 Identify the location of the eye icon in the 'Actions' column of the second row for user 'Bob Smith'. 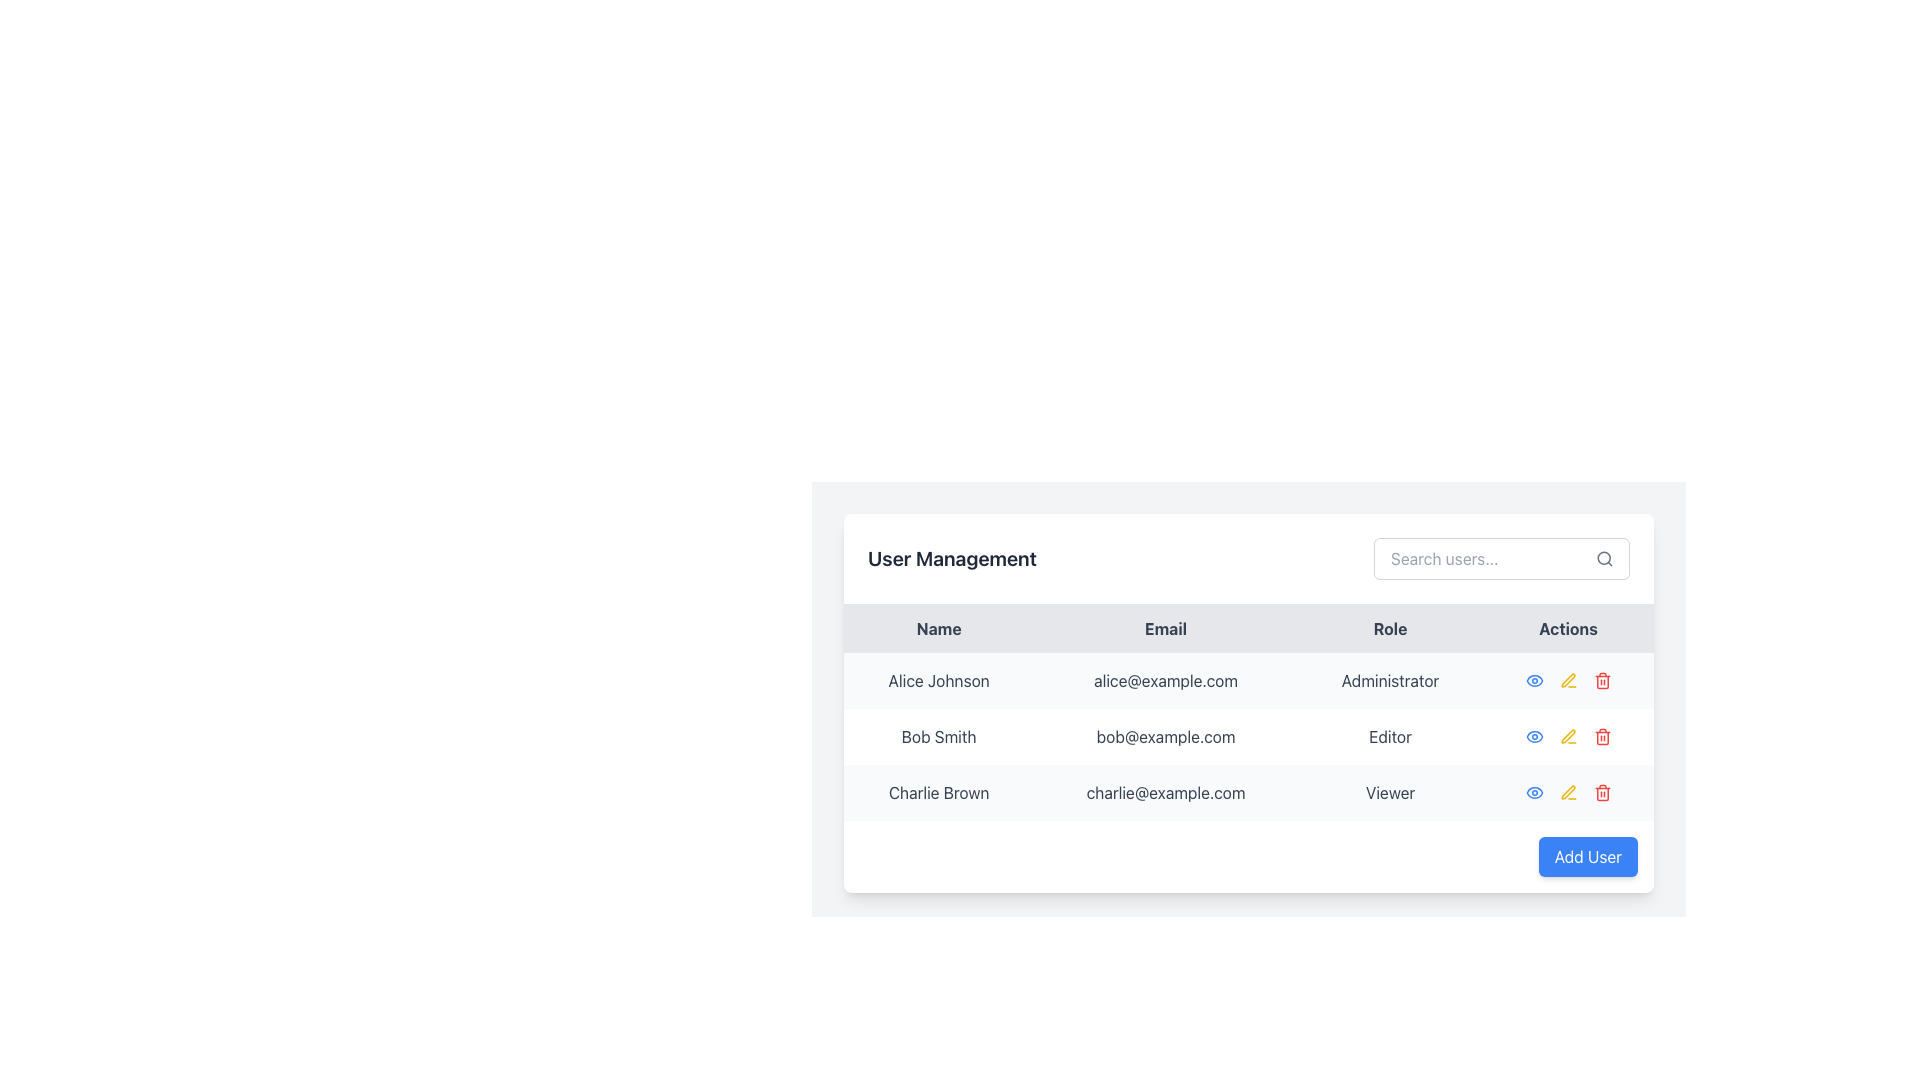
(1533, 736).